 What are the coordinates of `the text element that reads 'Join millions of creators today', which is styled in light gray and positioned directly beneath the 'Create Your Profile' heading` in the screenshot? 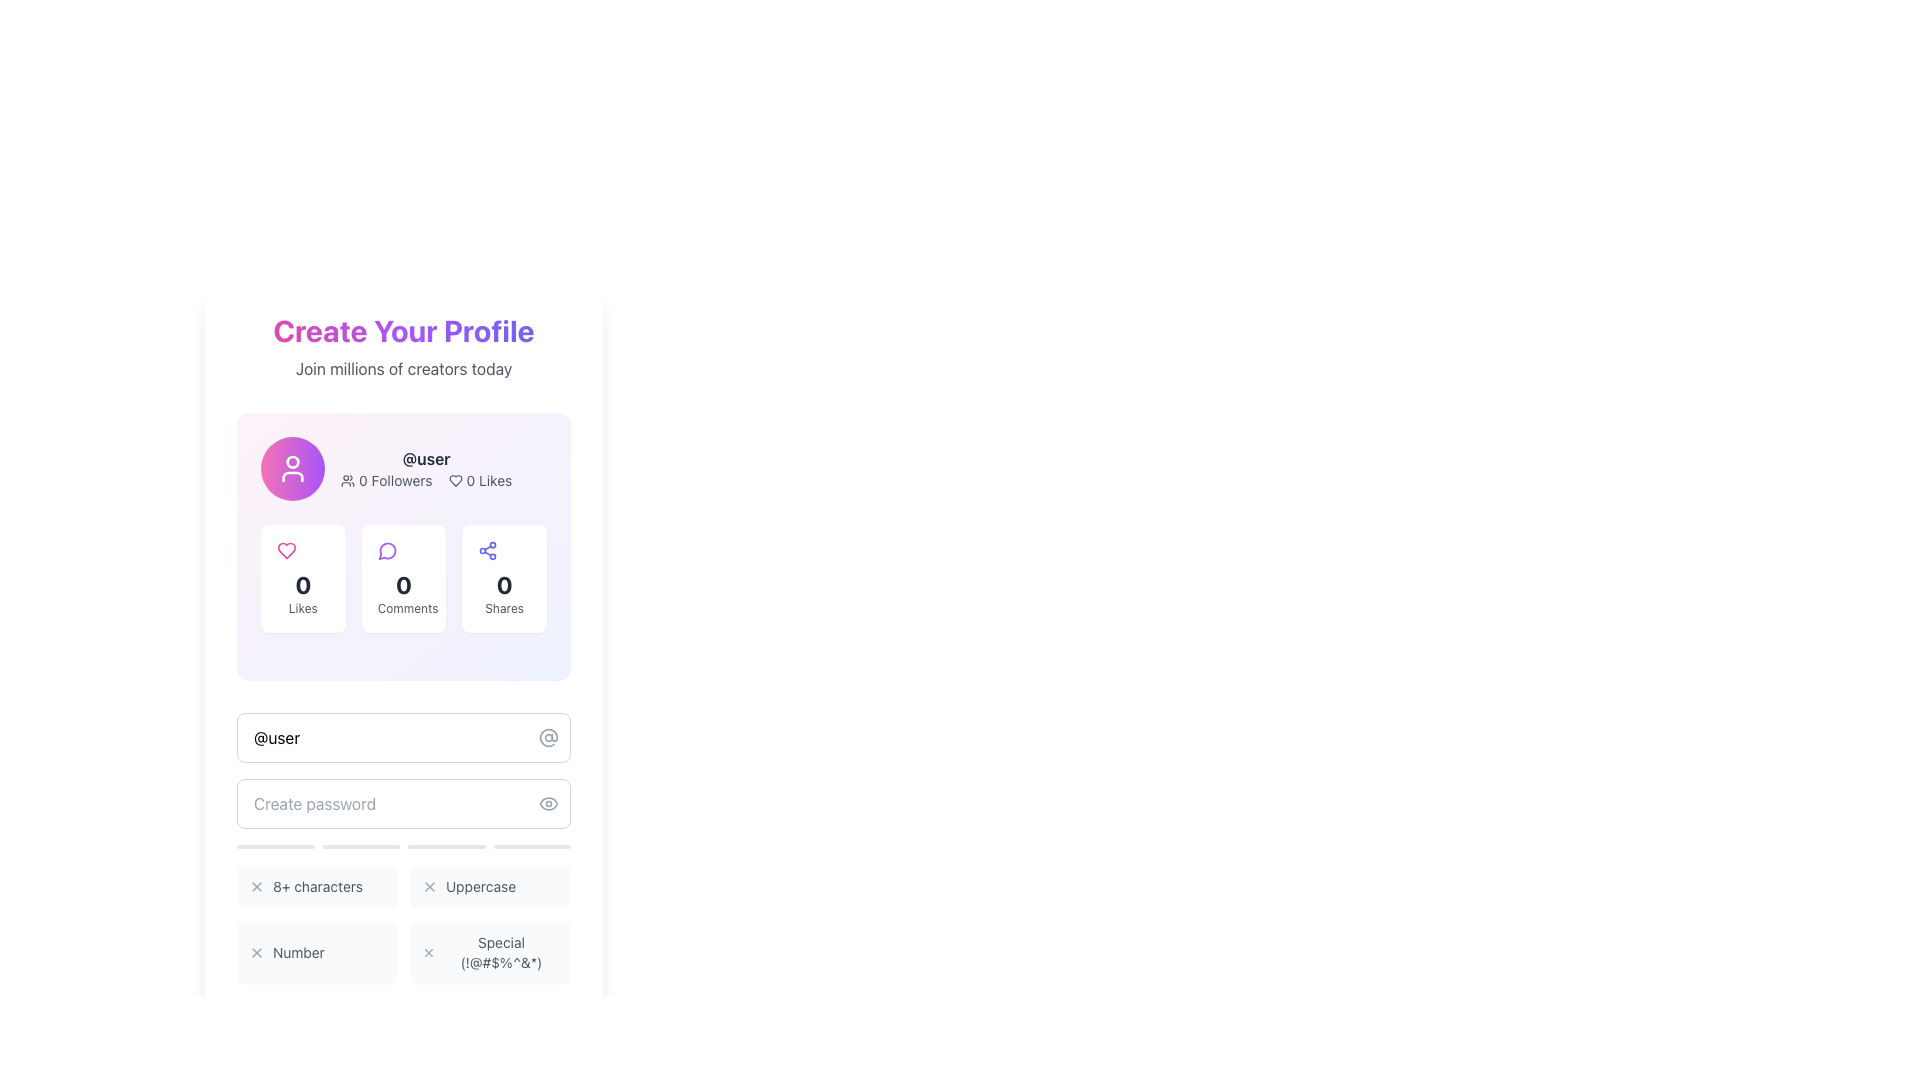 It's located at (402, 369).